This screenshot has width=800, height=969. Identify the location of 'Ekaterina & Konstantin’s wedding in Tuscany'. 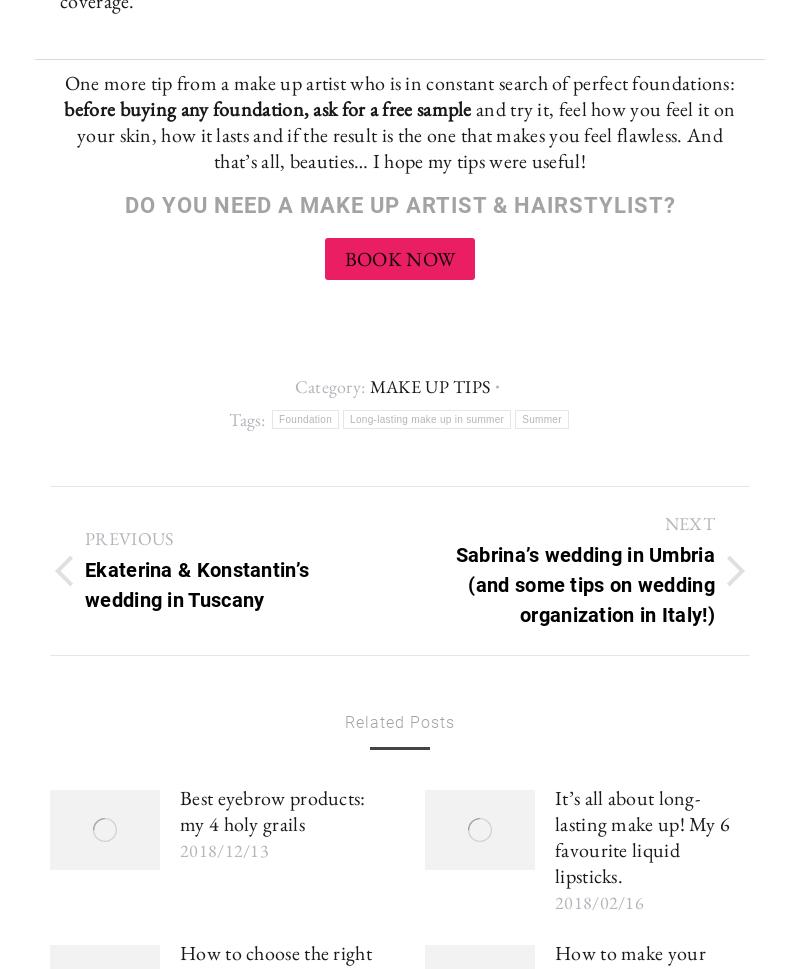
(195, 583).